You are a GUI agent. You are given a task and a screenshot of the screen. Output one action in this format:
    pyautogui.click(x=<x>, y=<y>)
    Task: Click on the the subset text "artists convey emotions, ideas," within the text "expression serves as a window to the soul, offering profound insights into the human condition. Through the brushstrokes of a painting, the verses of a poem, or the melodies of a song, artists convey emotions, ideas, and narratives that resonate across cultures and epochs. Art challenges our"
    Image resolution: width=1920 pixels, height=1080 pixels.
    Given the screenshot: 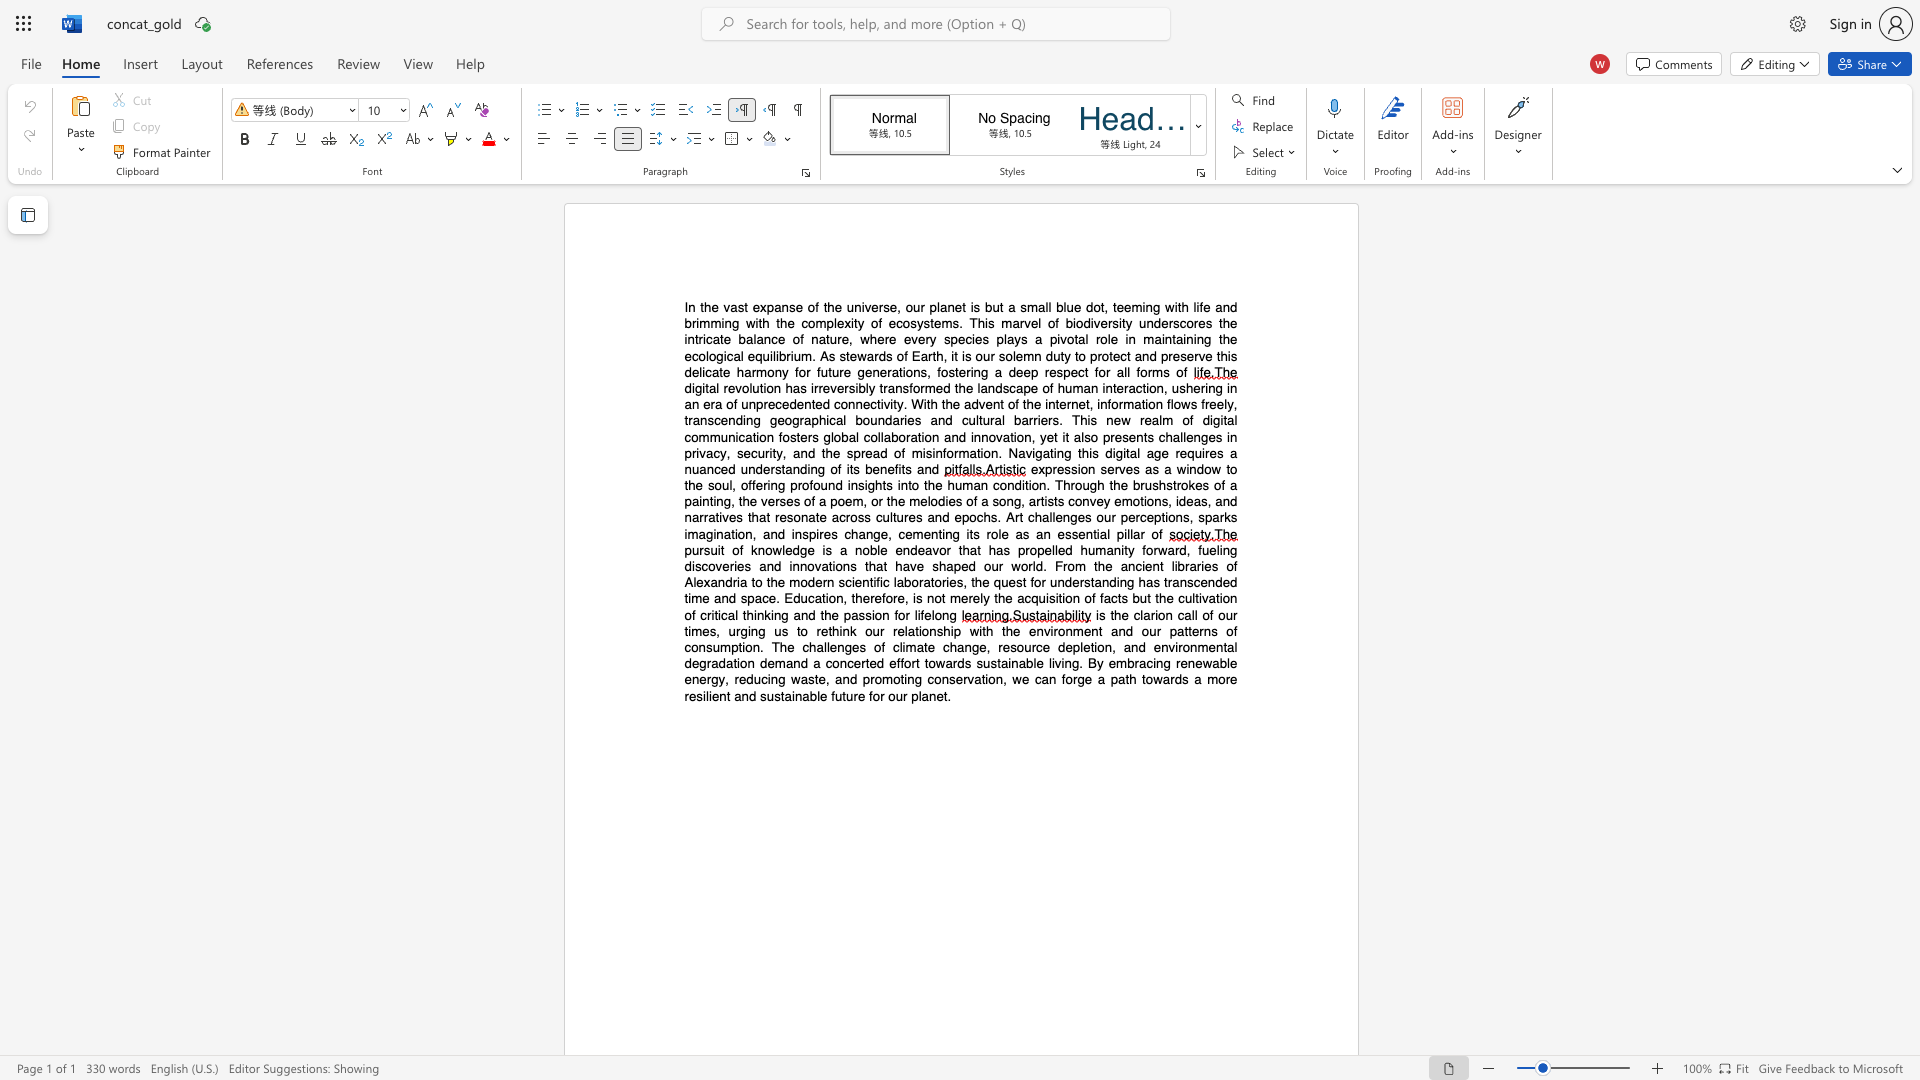 What is the action you would take?
    pyautogui.click(x=1028, y=500)
    